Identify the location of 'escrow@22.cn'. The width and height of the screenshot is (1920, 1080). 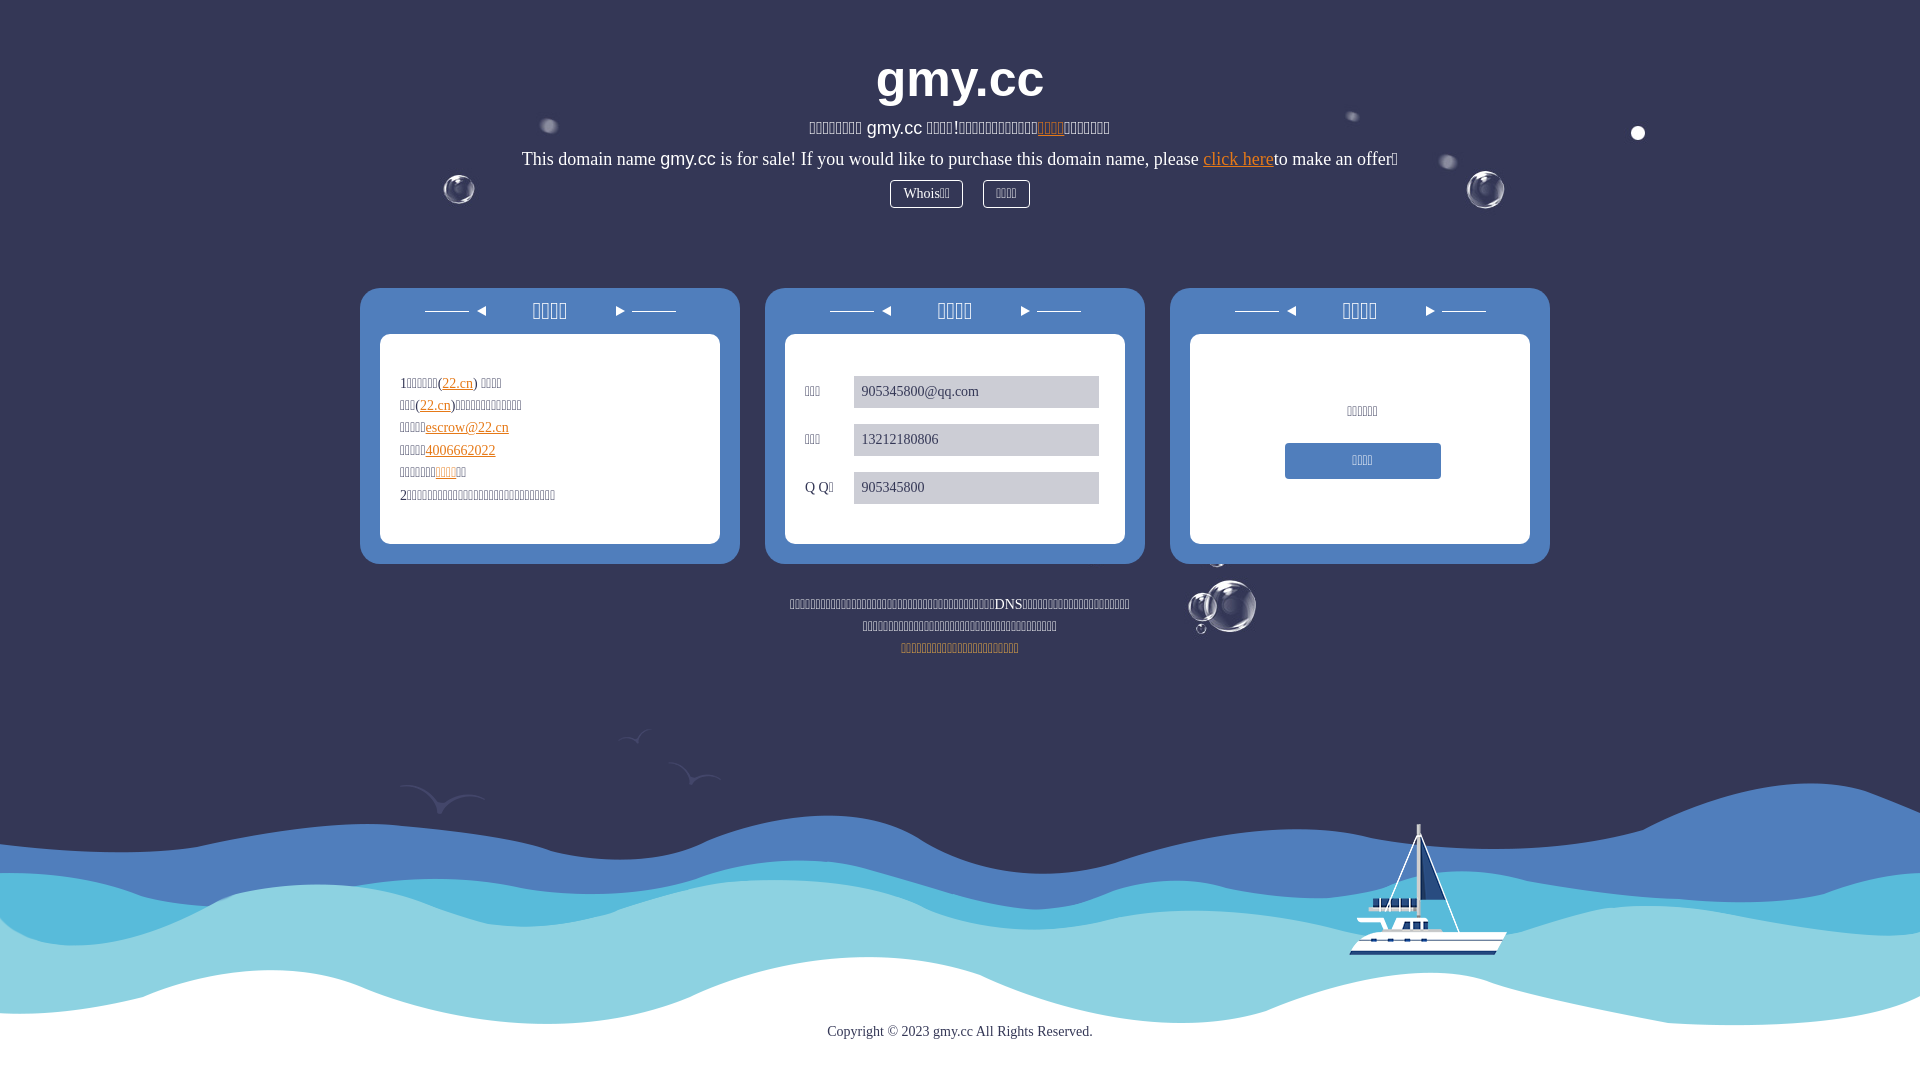
(425, 426).